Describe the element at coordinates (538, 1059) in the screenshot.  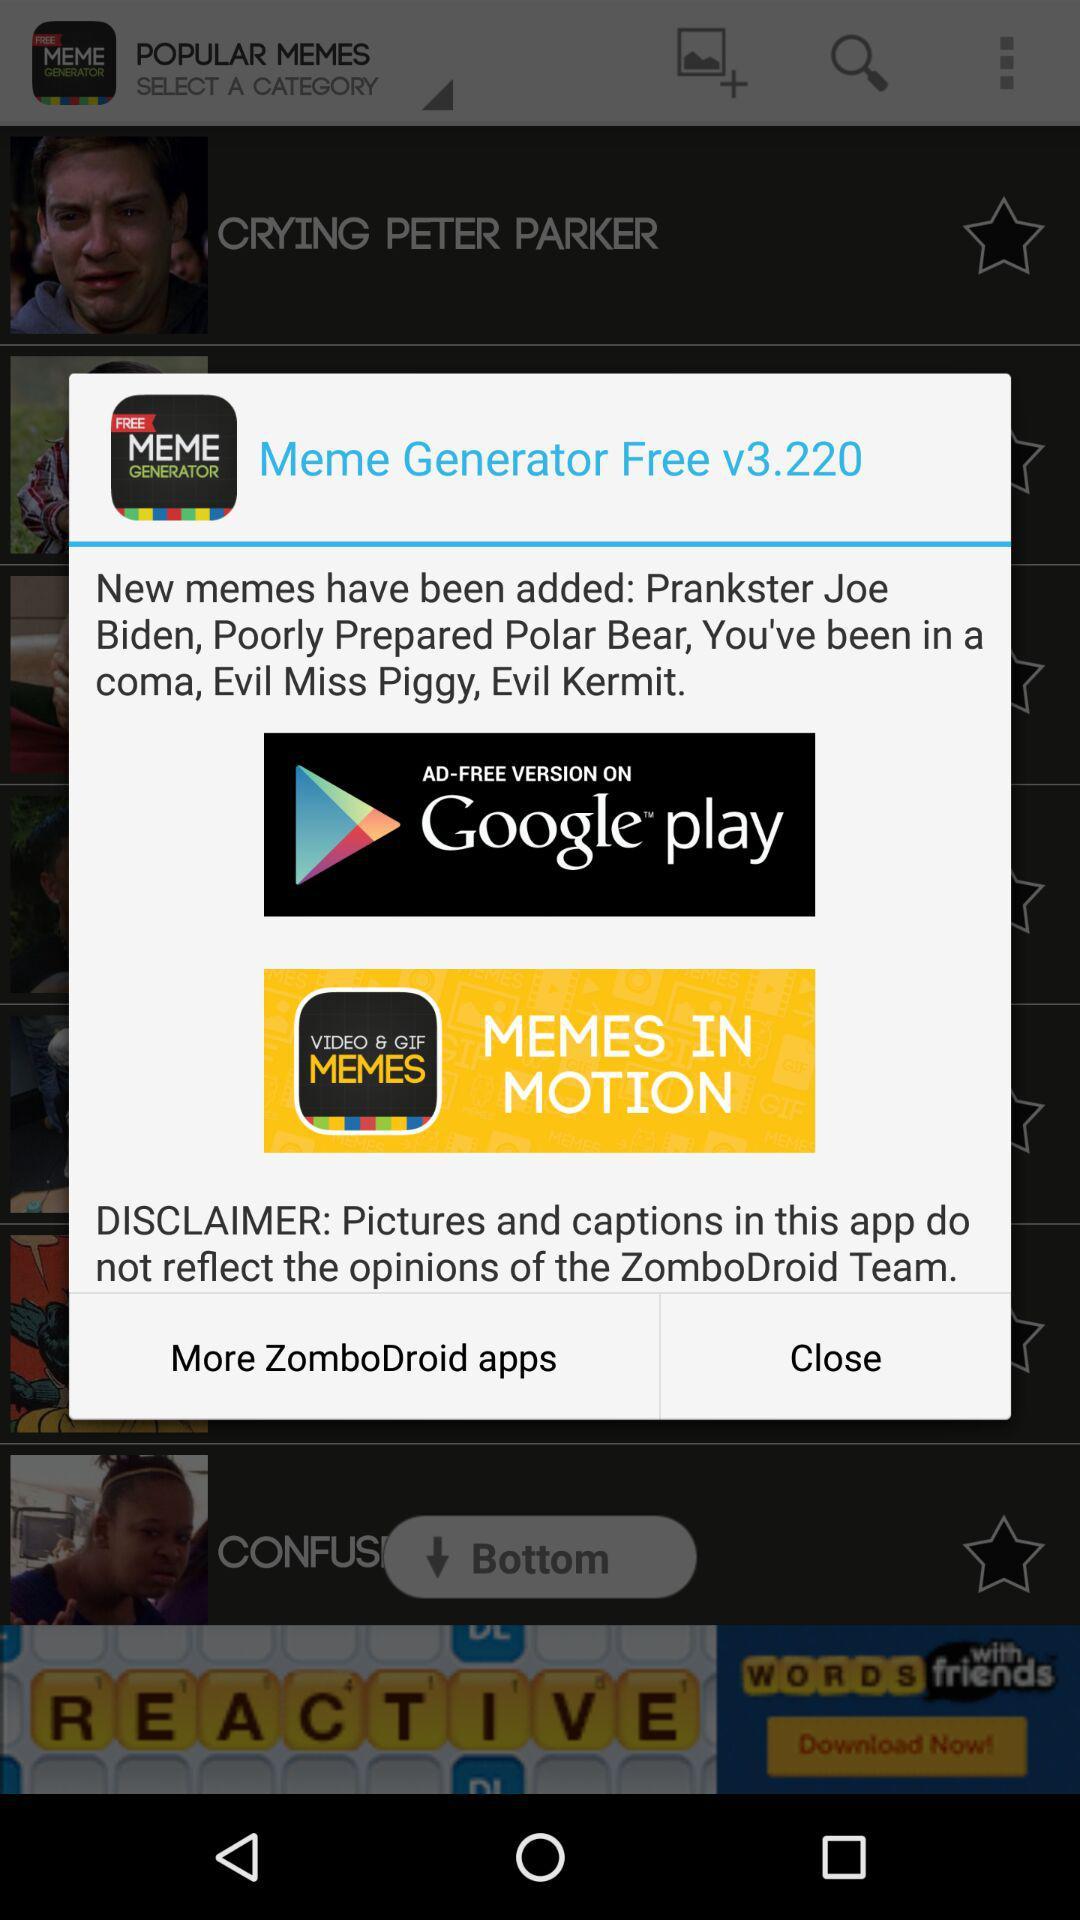
I see `download memes in motion` at that location.